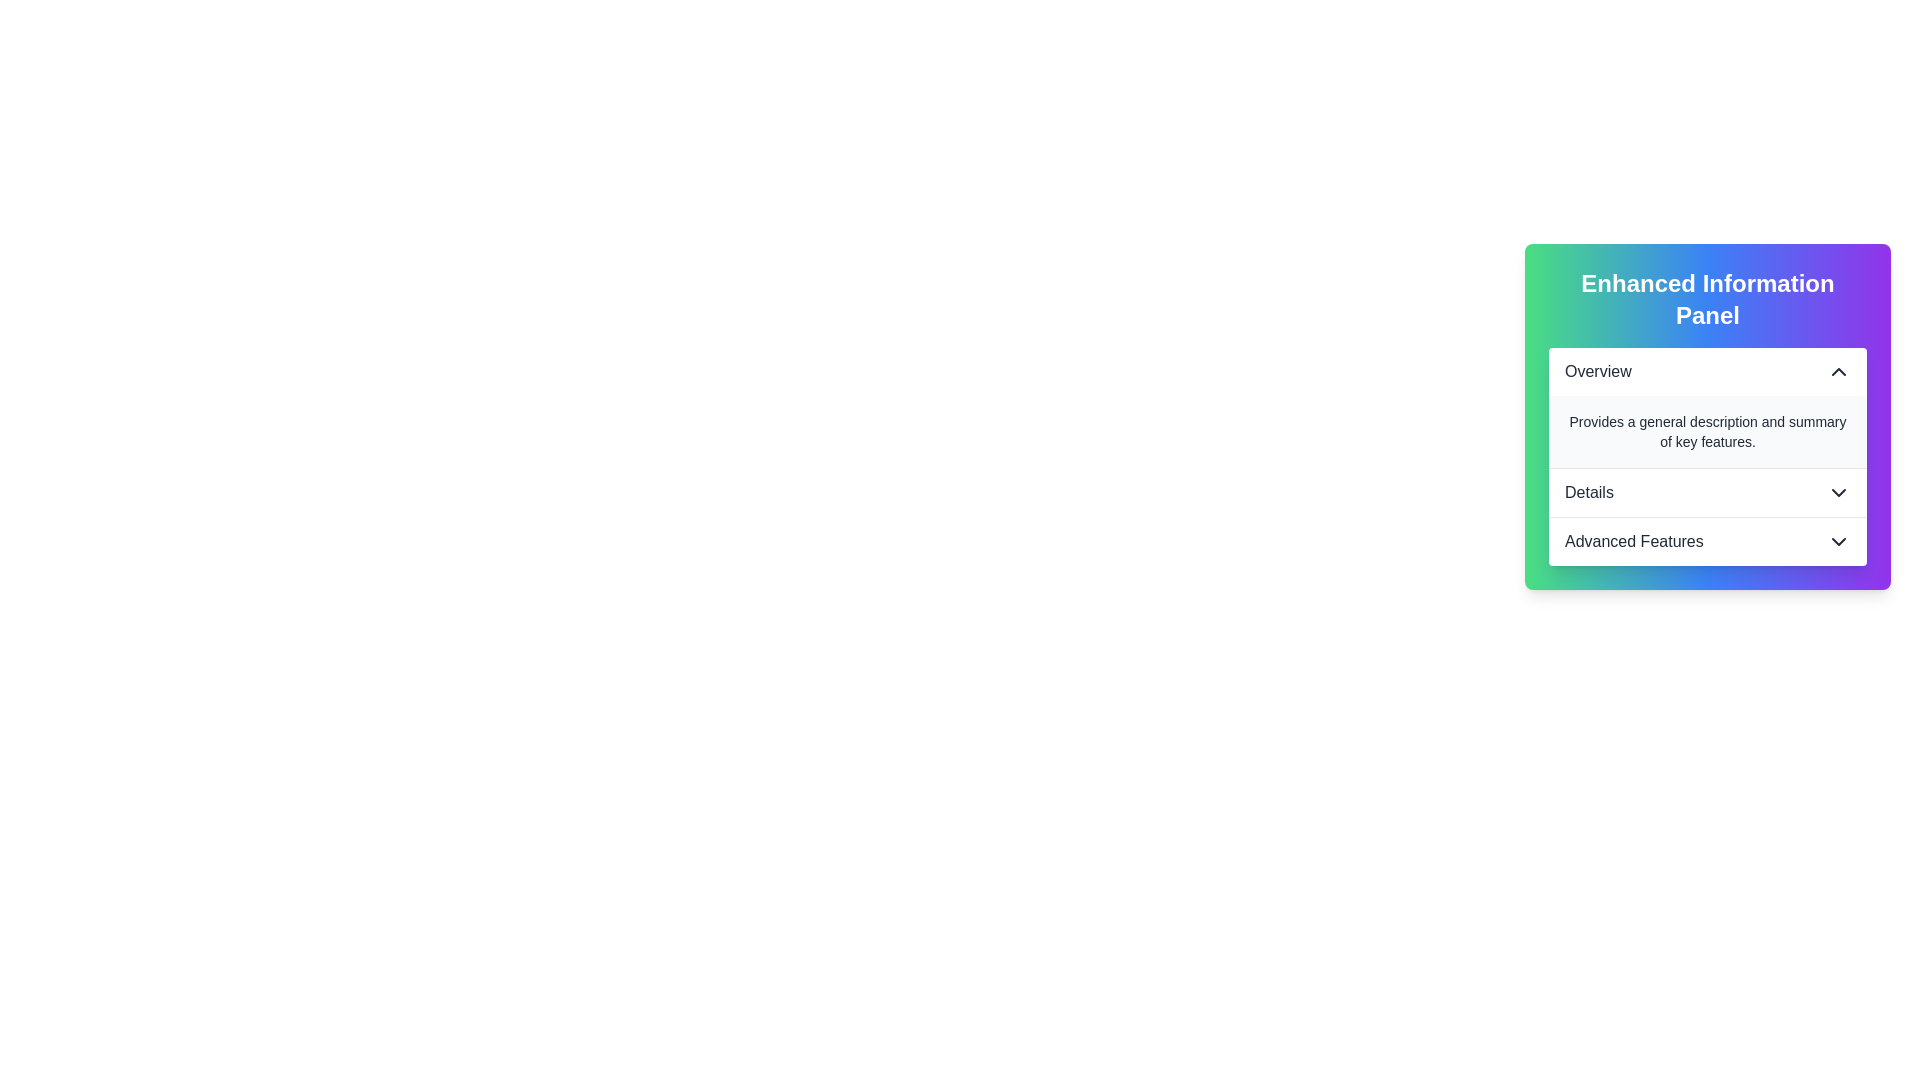  I want to click on the button located in the 'Enhanced Information Panel' that toggles additional details, so click(1707, 492).